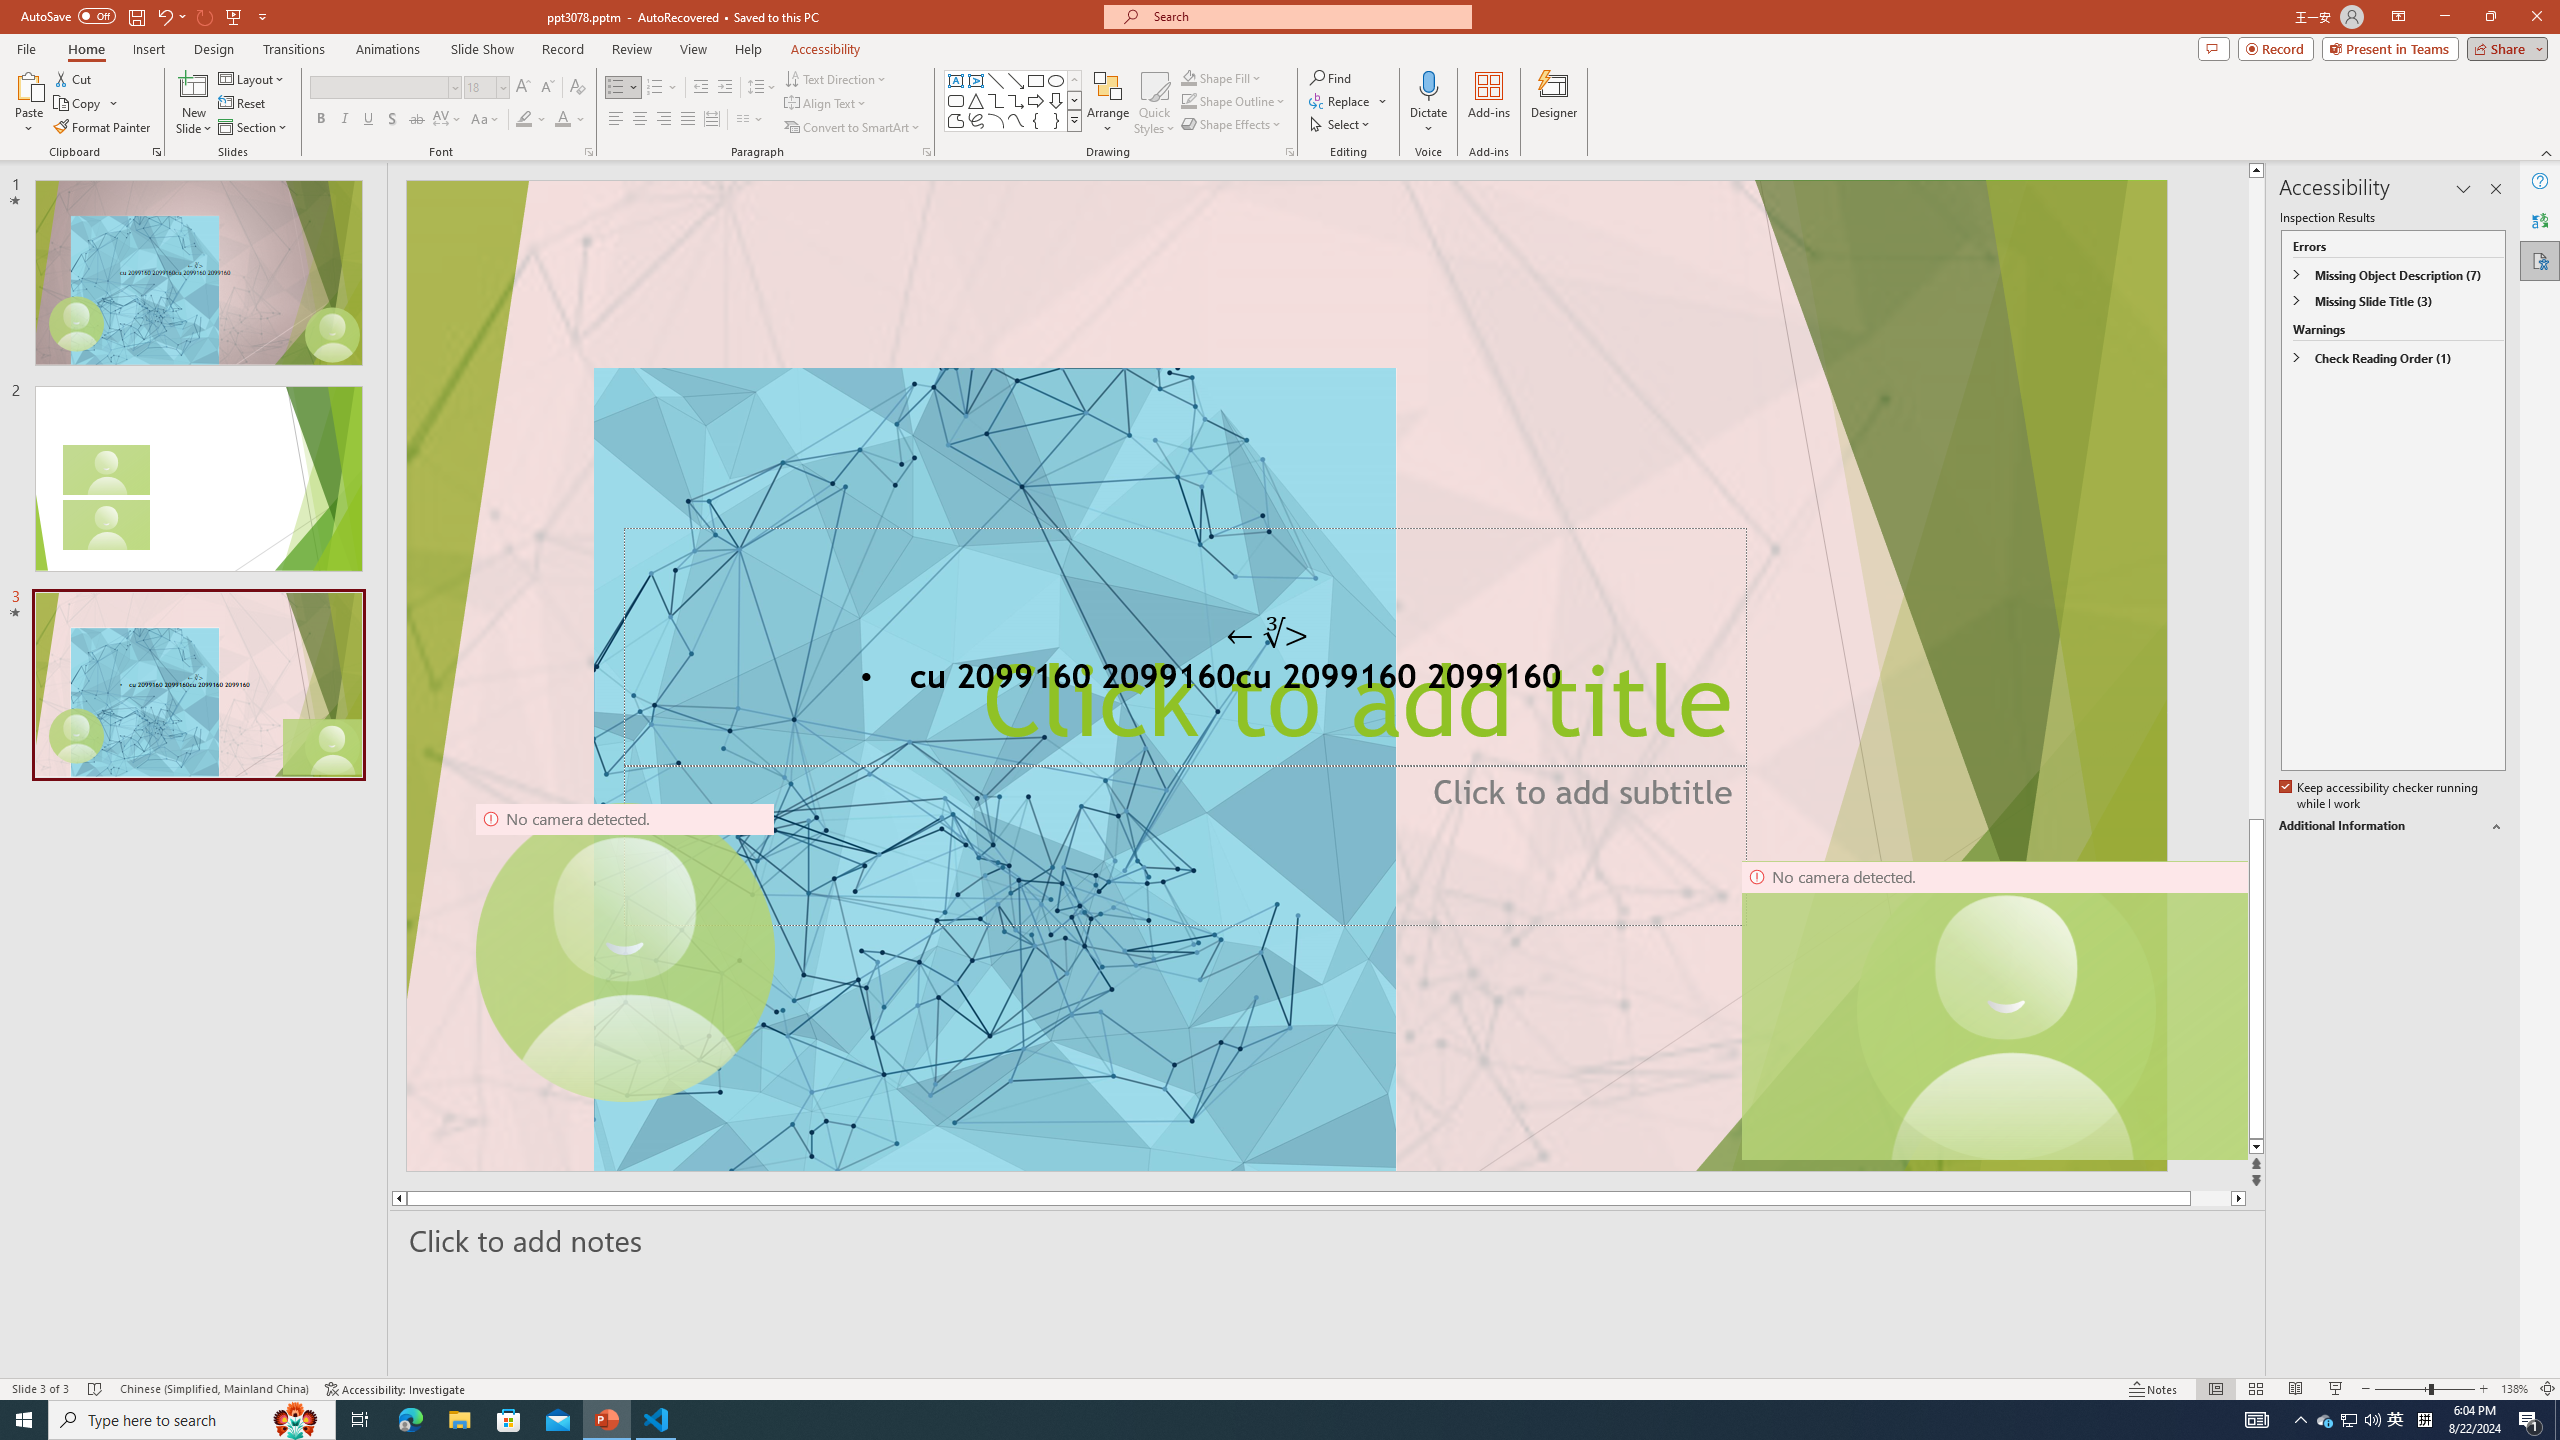 The image size is (2560, 1440). Describe the element at coordinates (1189, 77) in the screenshot. I see `'Shape Fill Dark Green, Accent 2'` at that location.